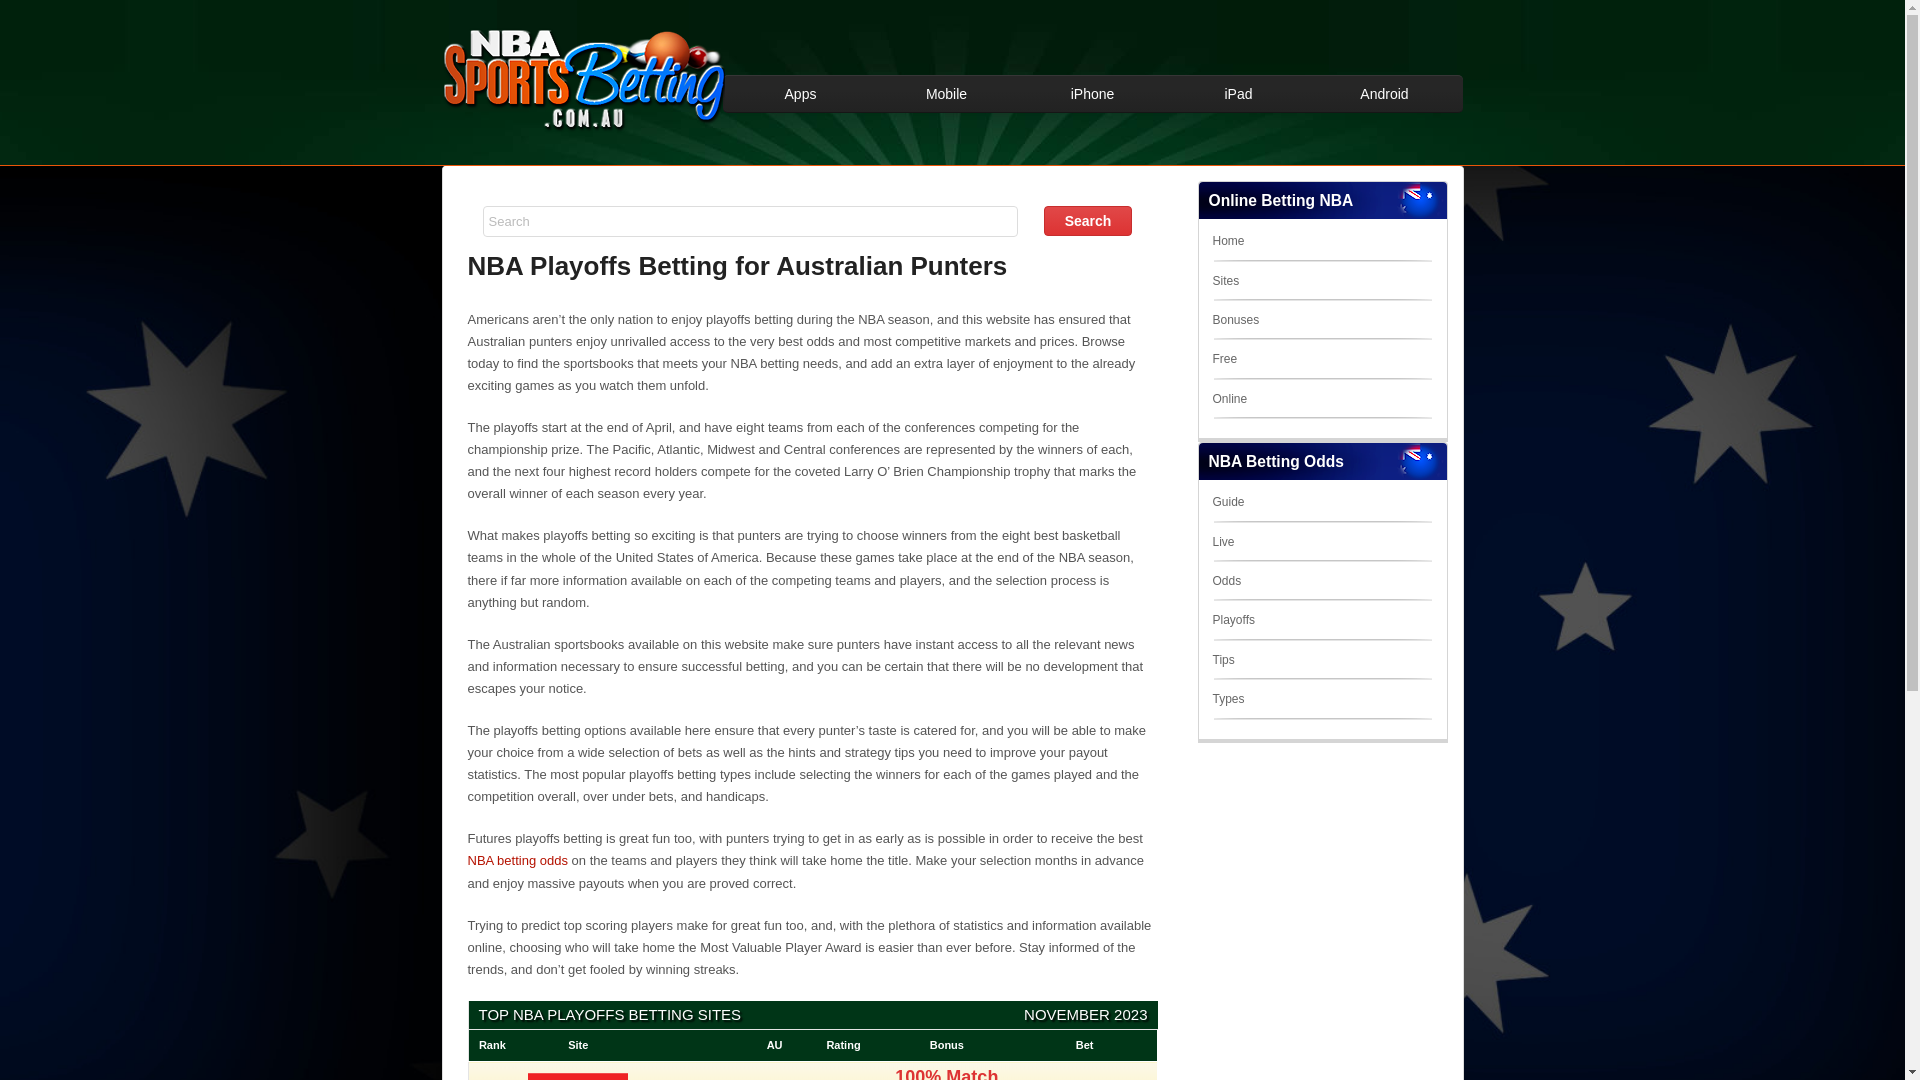  Describe the element at coordinates (518, 859) in the screenshot. I see `'NBA betting odds'` at that location.